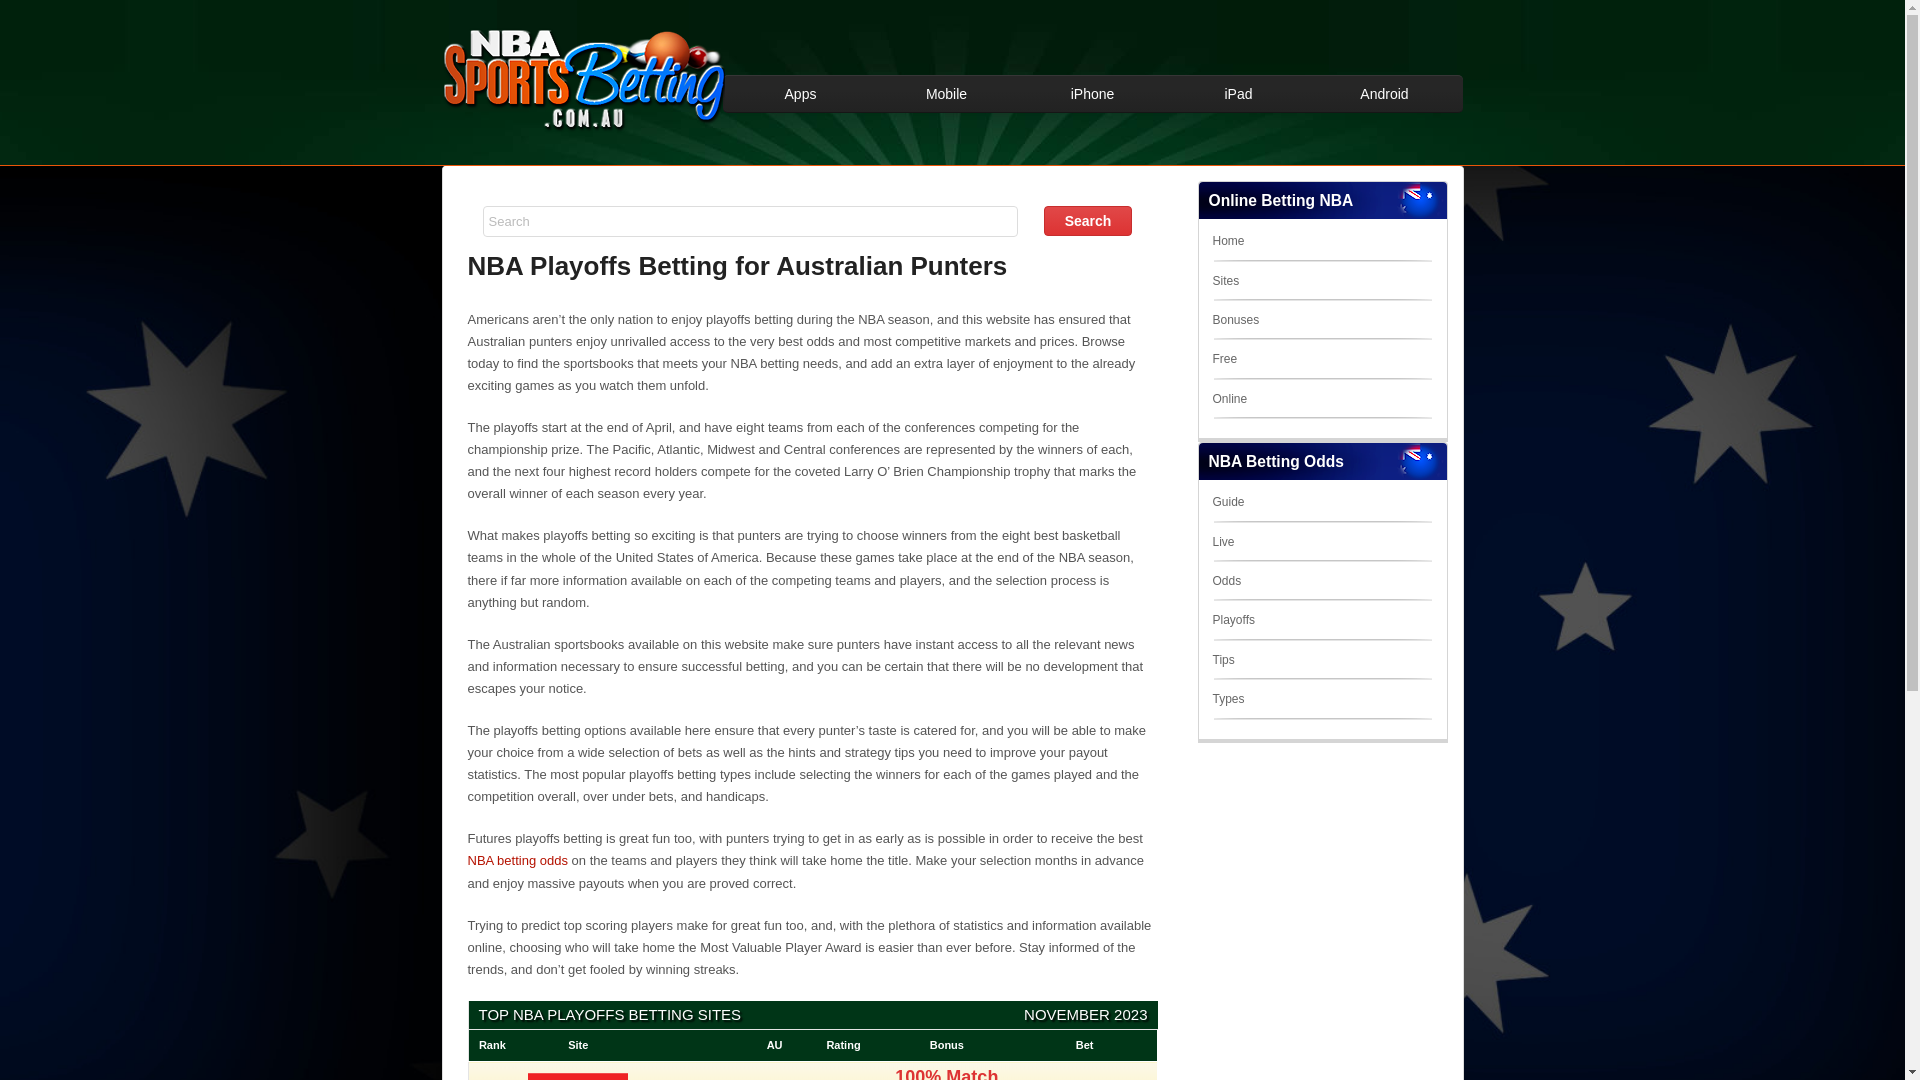  Describe the element at coordinates (518, 859) in the screenshot. I see `'NBA betting odds'` at that location.